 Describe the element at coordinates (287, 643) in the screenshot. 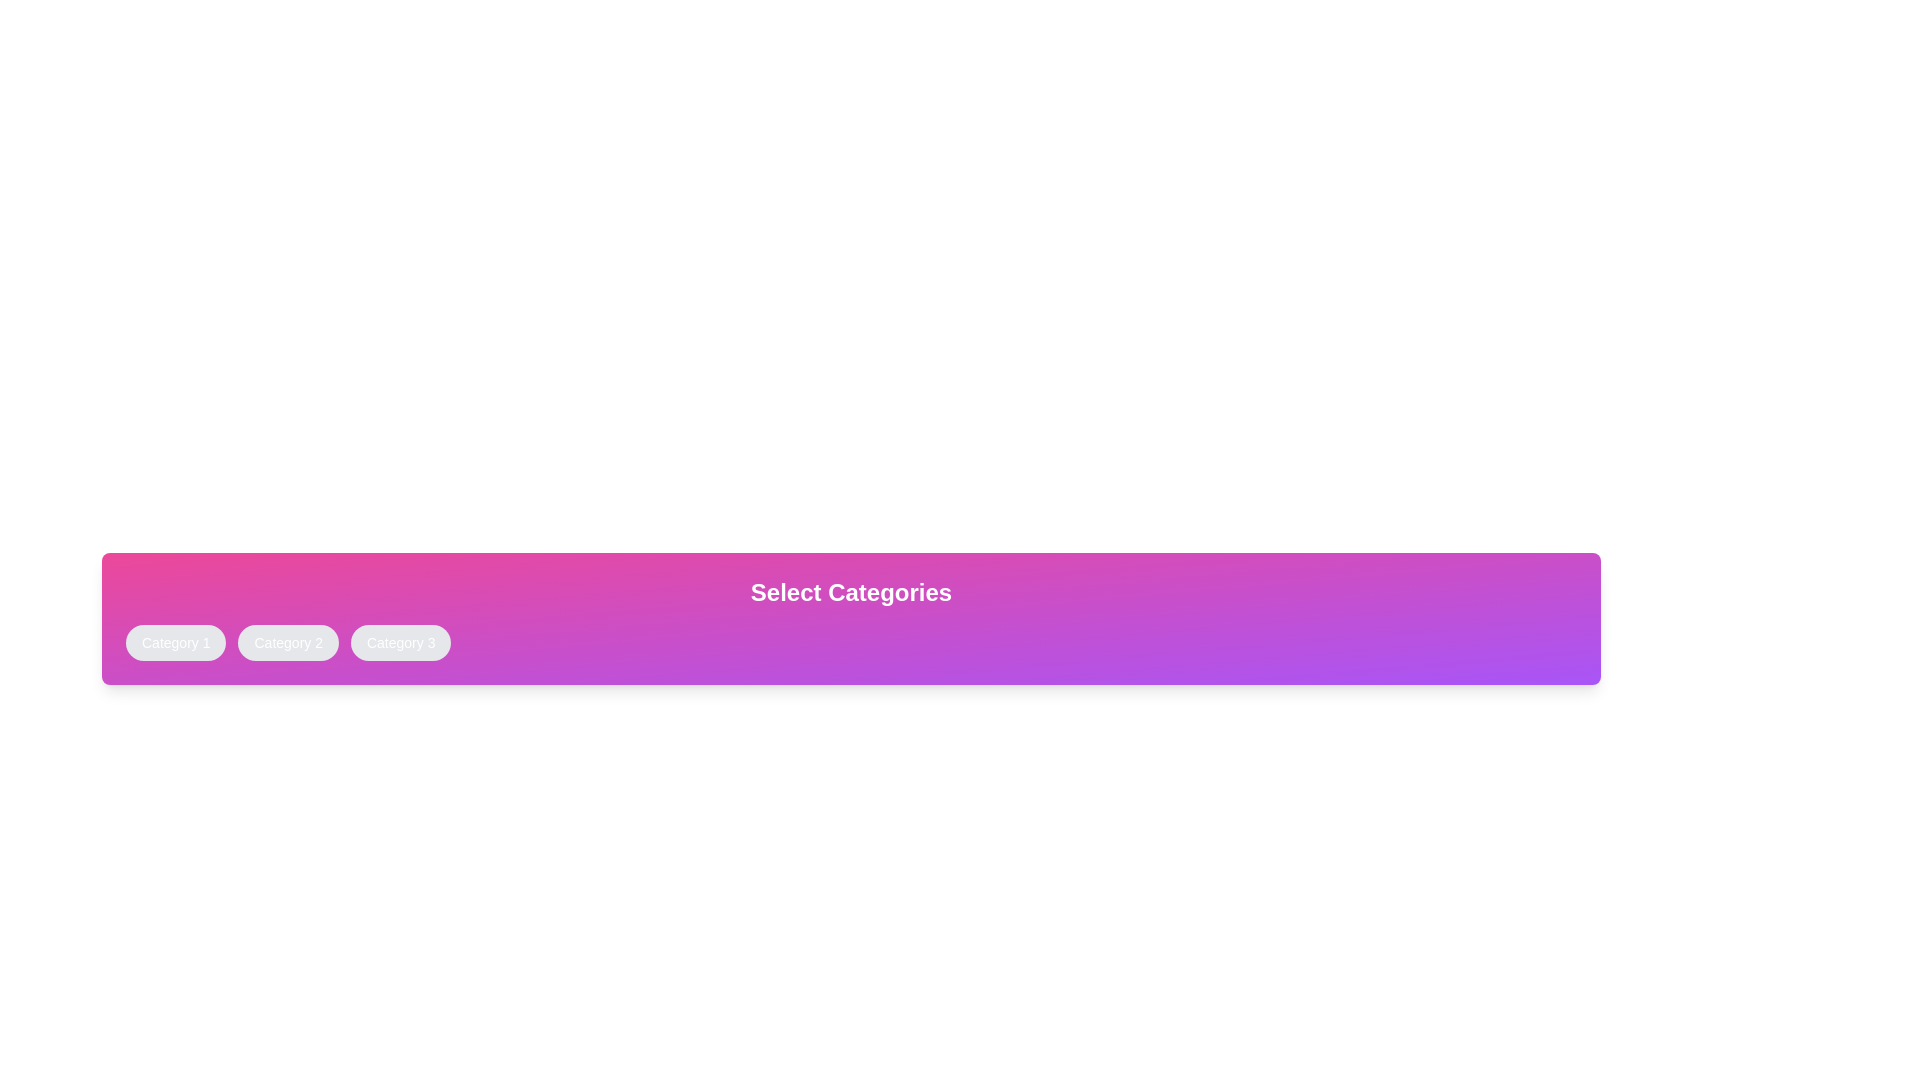

I see `the button corresponding to Category 2 to toggle its active state` at that location.